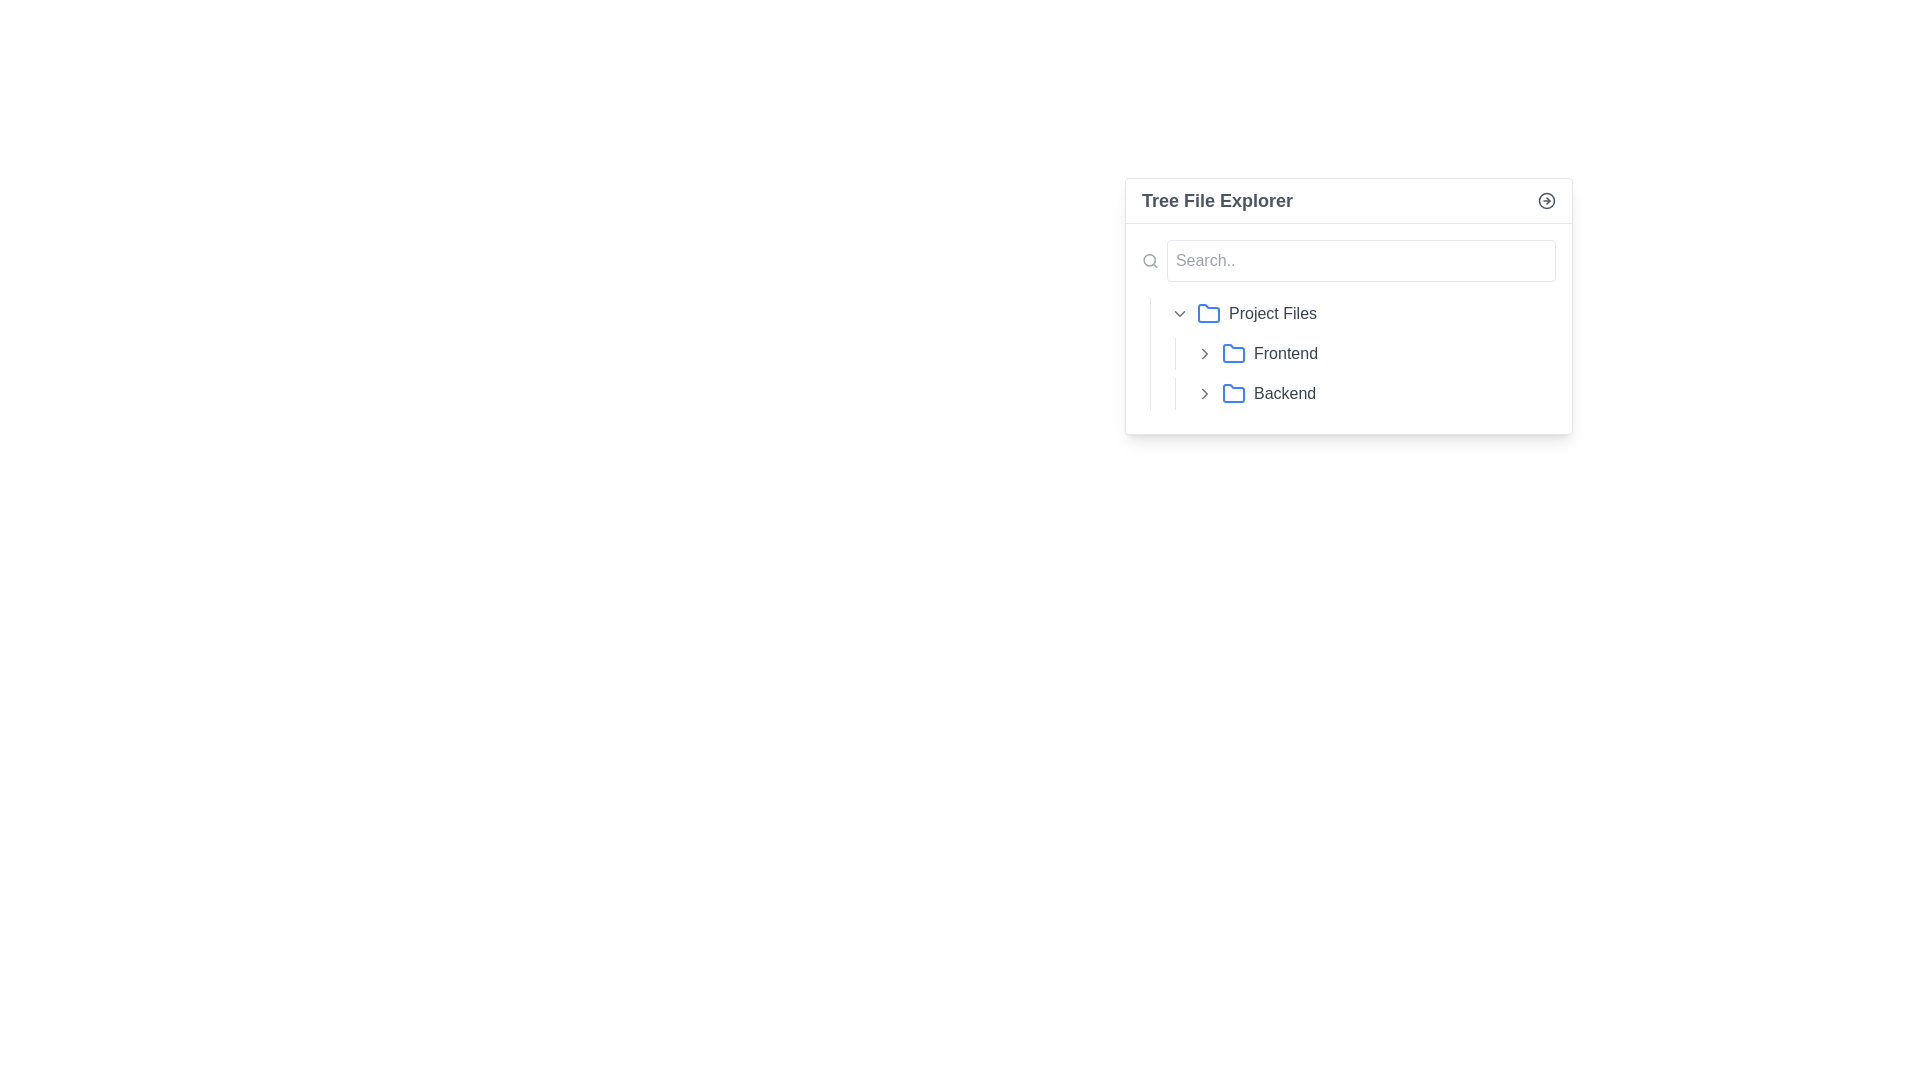 The height and width of the screenshot is (1080, 1920). I want to click on the Chevron Icon used for expanding or collapsing the 'Backend' entry in the file tree explorer widget, so click(1203, 393).